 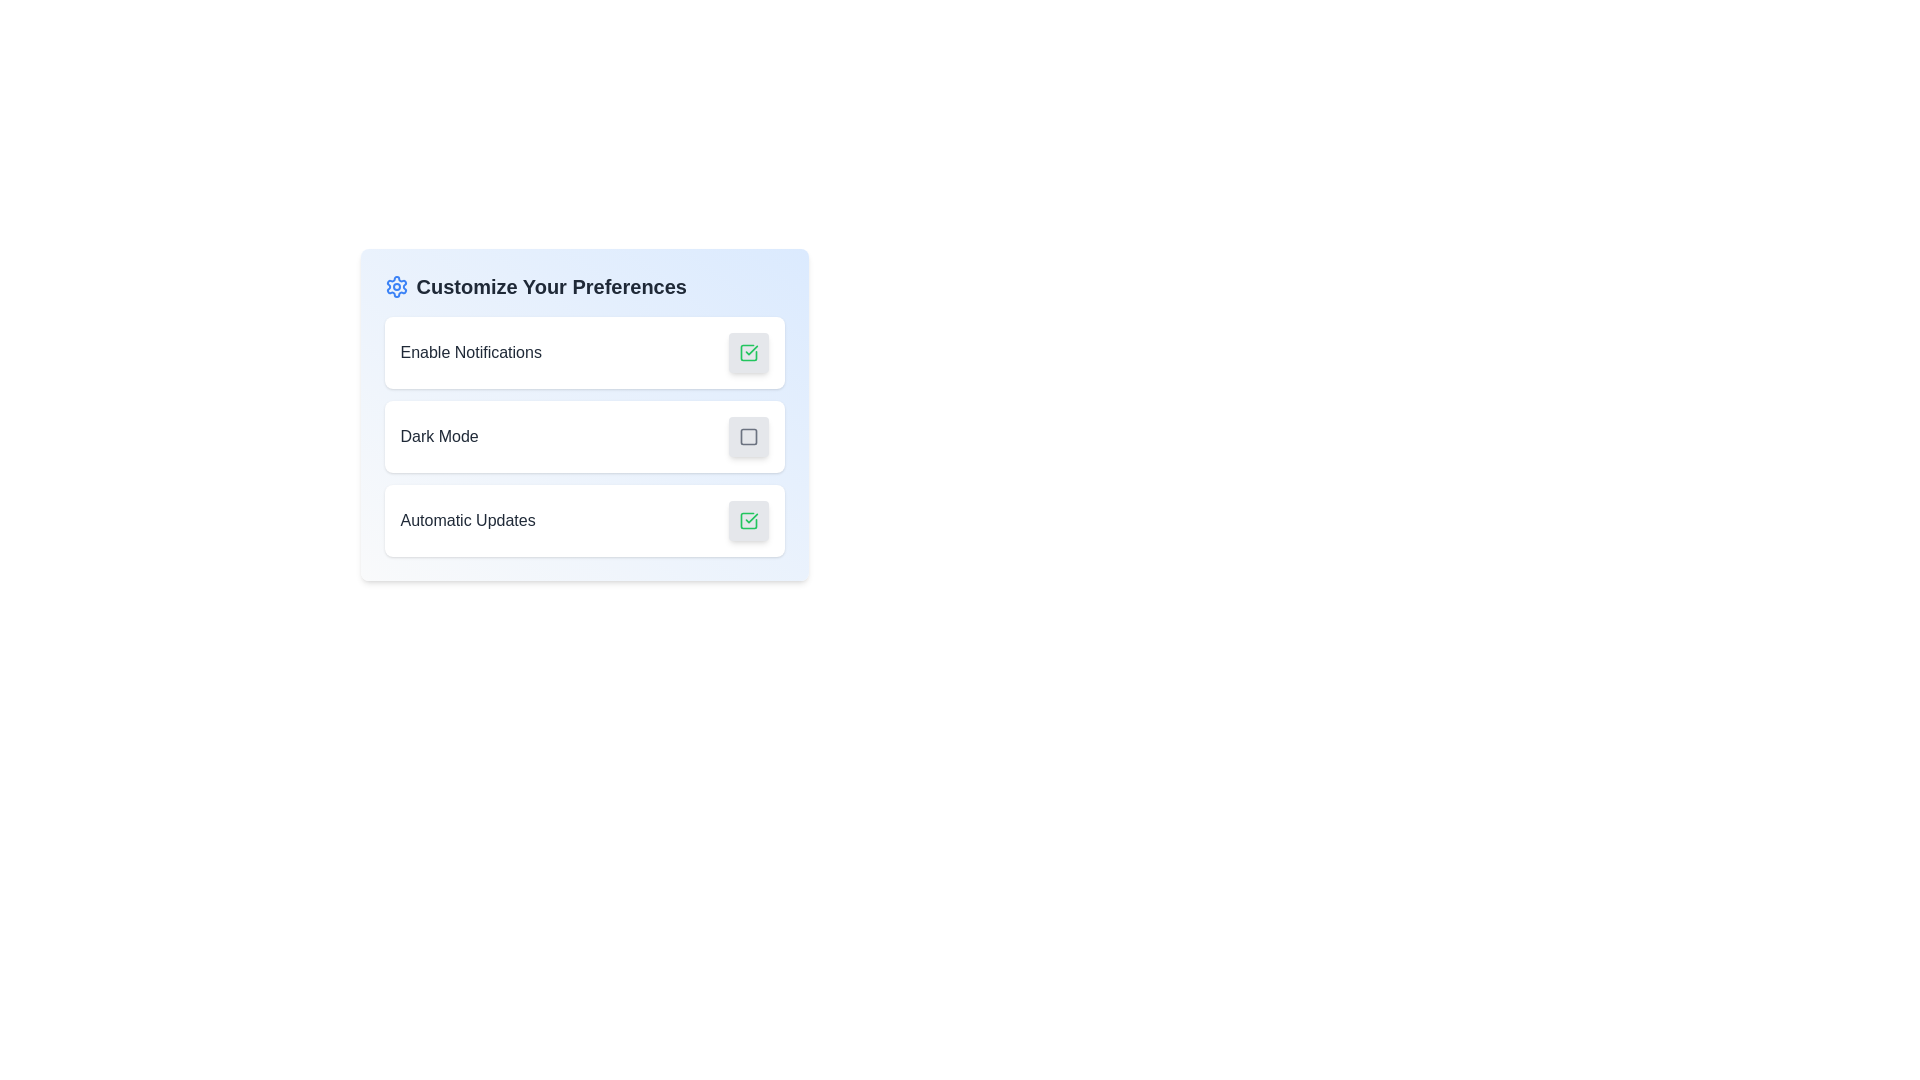 What do you see at coordinates (583, 519) in the screenshot?
I see `the Interactive Option Box for 'Automatic Updates' located below the 'Dark Mode' option` at bounding box center [583, 519].